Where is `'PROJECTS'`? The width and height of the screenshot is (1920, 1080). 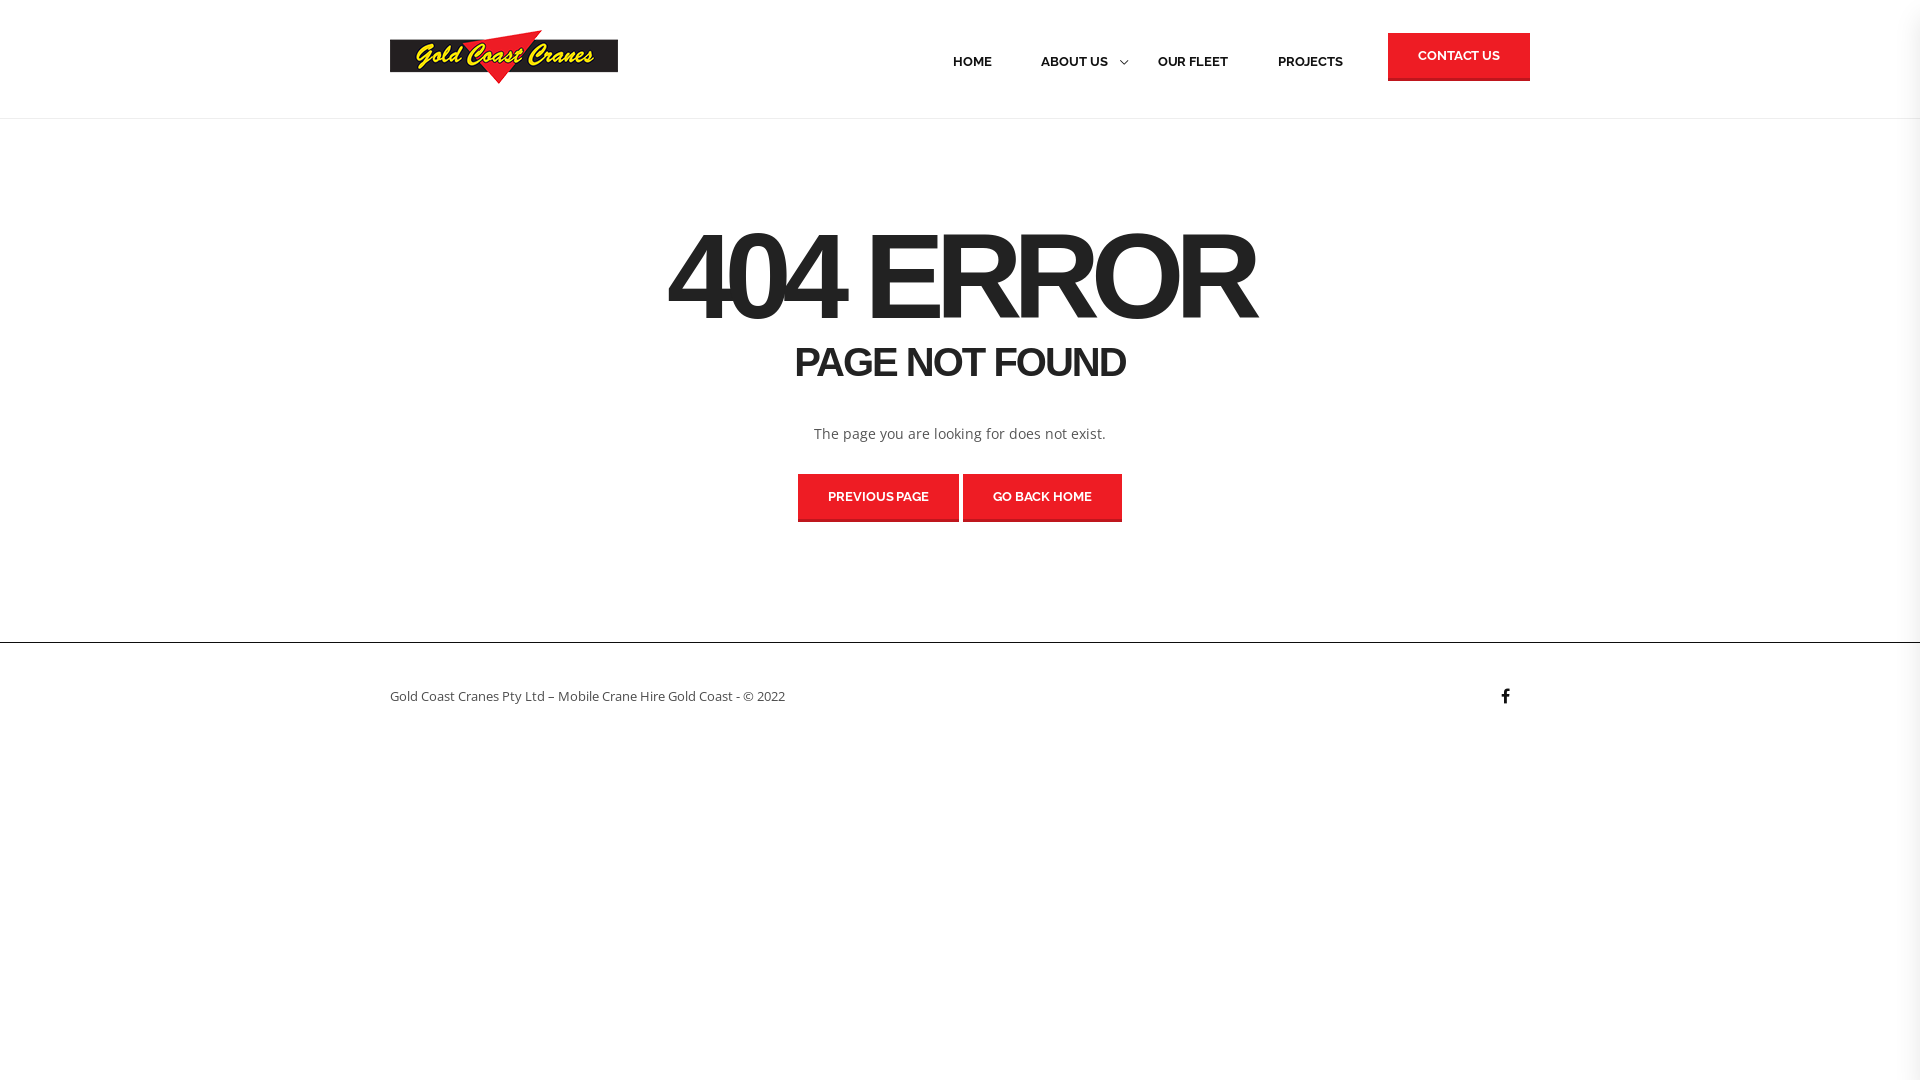 'PROJECTS' is located at coordinates (1251, 60).